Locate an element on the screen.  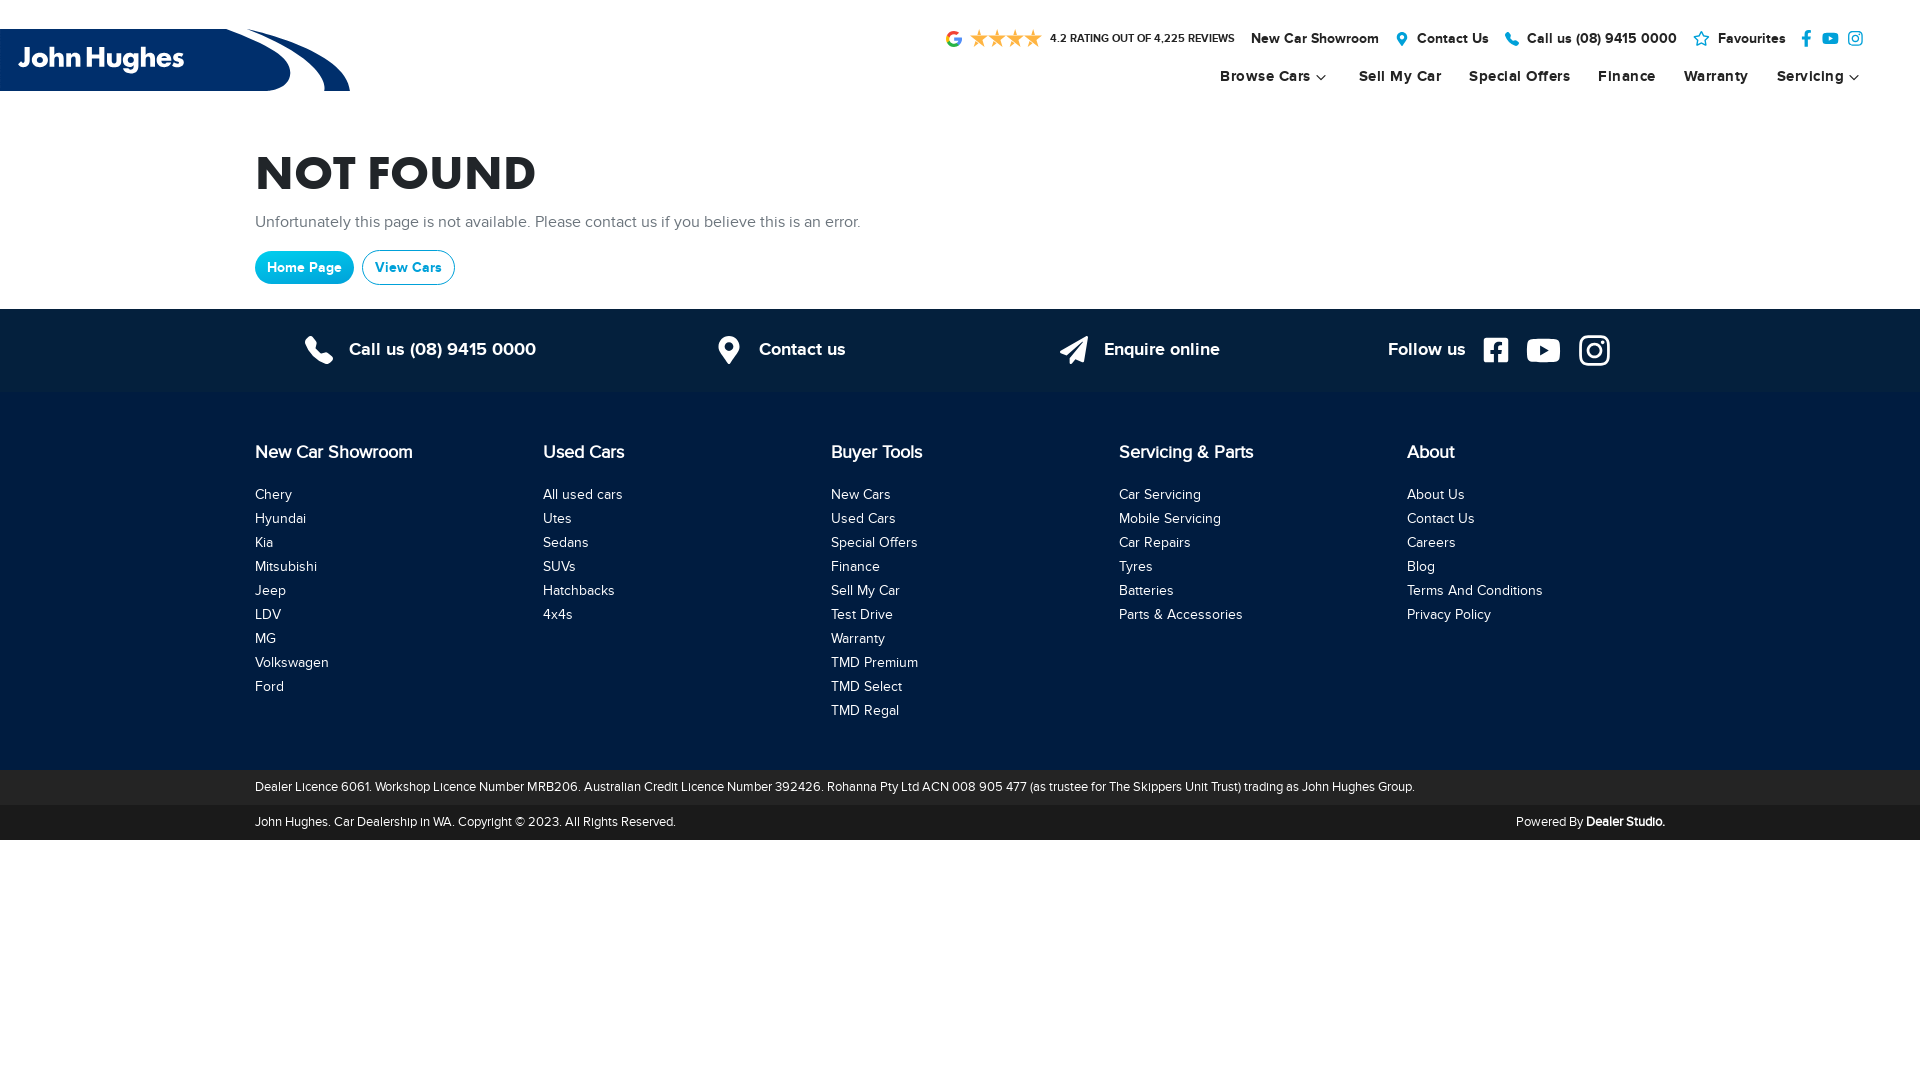
'Tyres' is located at coordinates (1136, 566).